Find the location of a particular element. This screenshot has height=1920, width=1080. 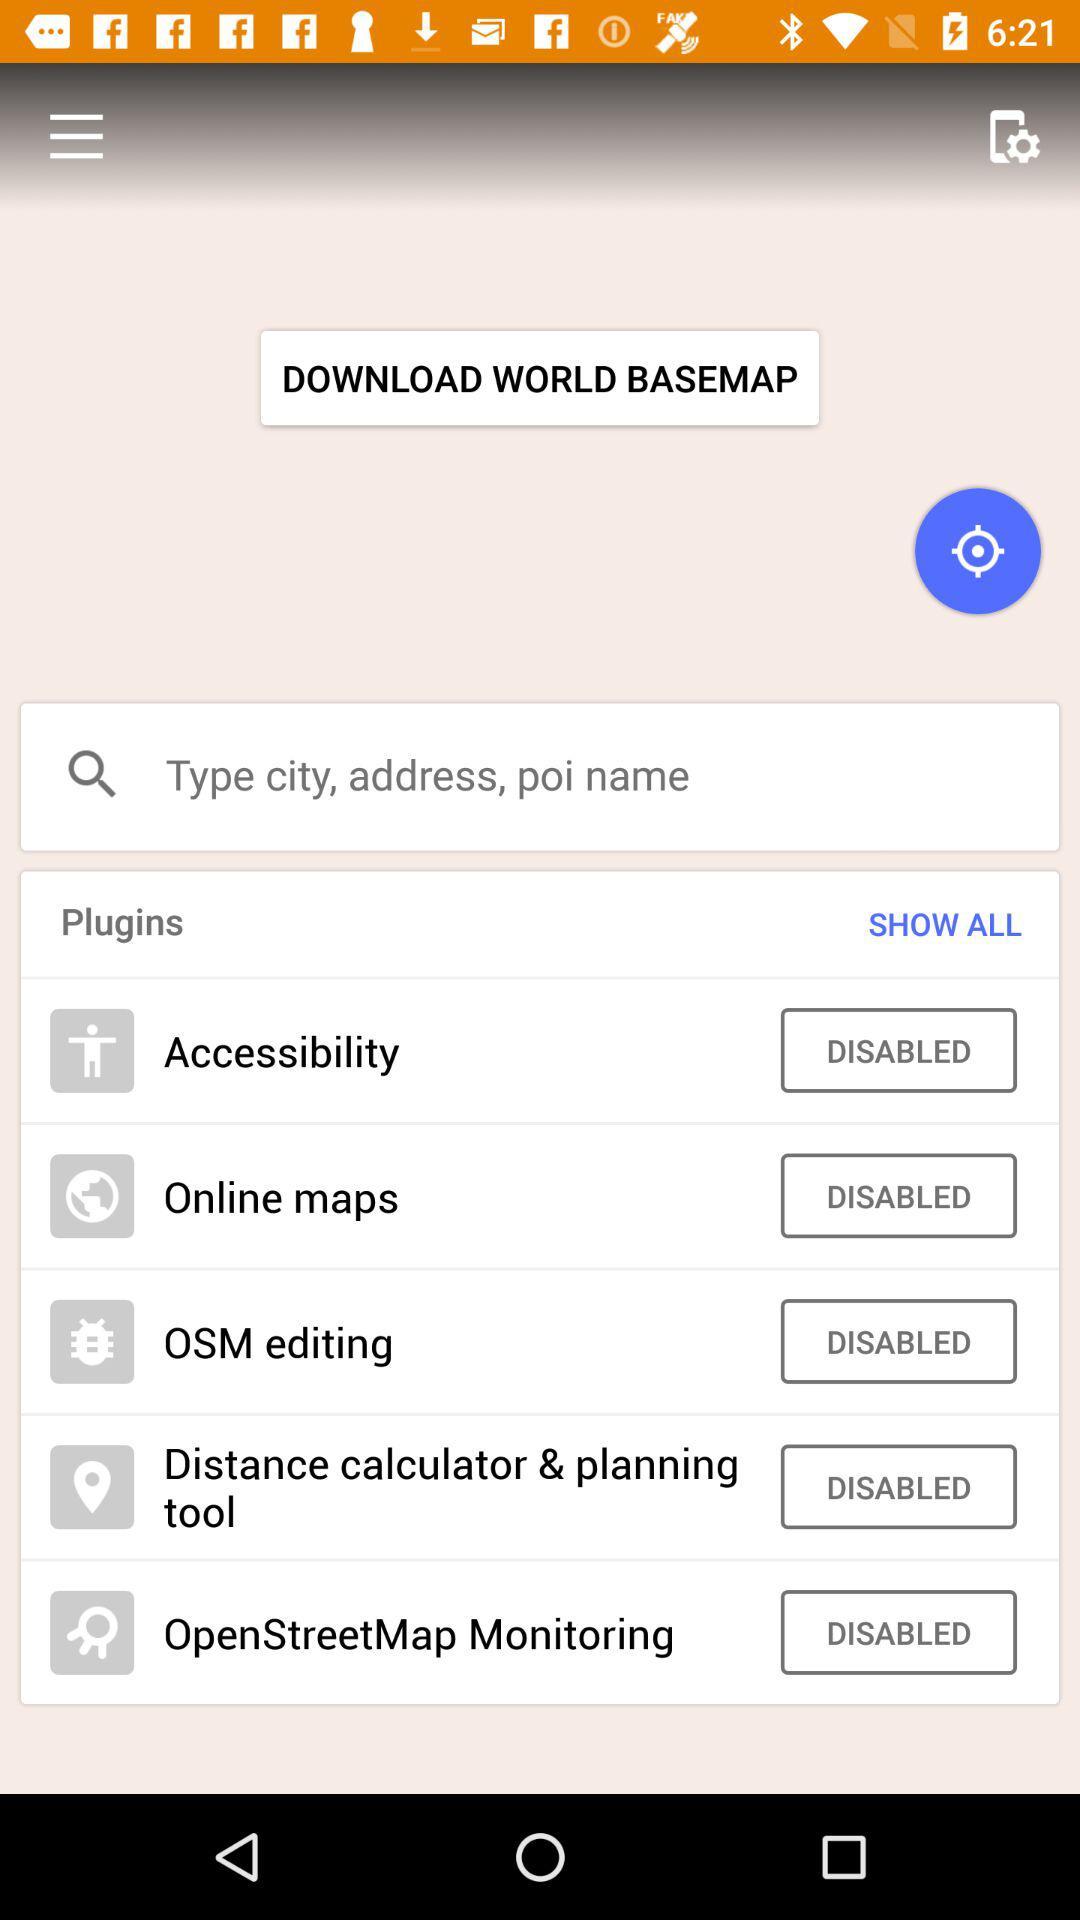

icon above the type city address item is located at coordinates (75, 135).